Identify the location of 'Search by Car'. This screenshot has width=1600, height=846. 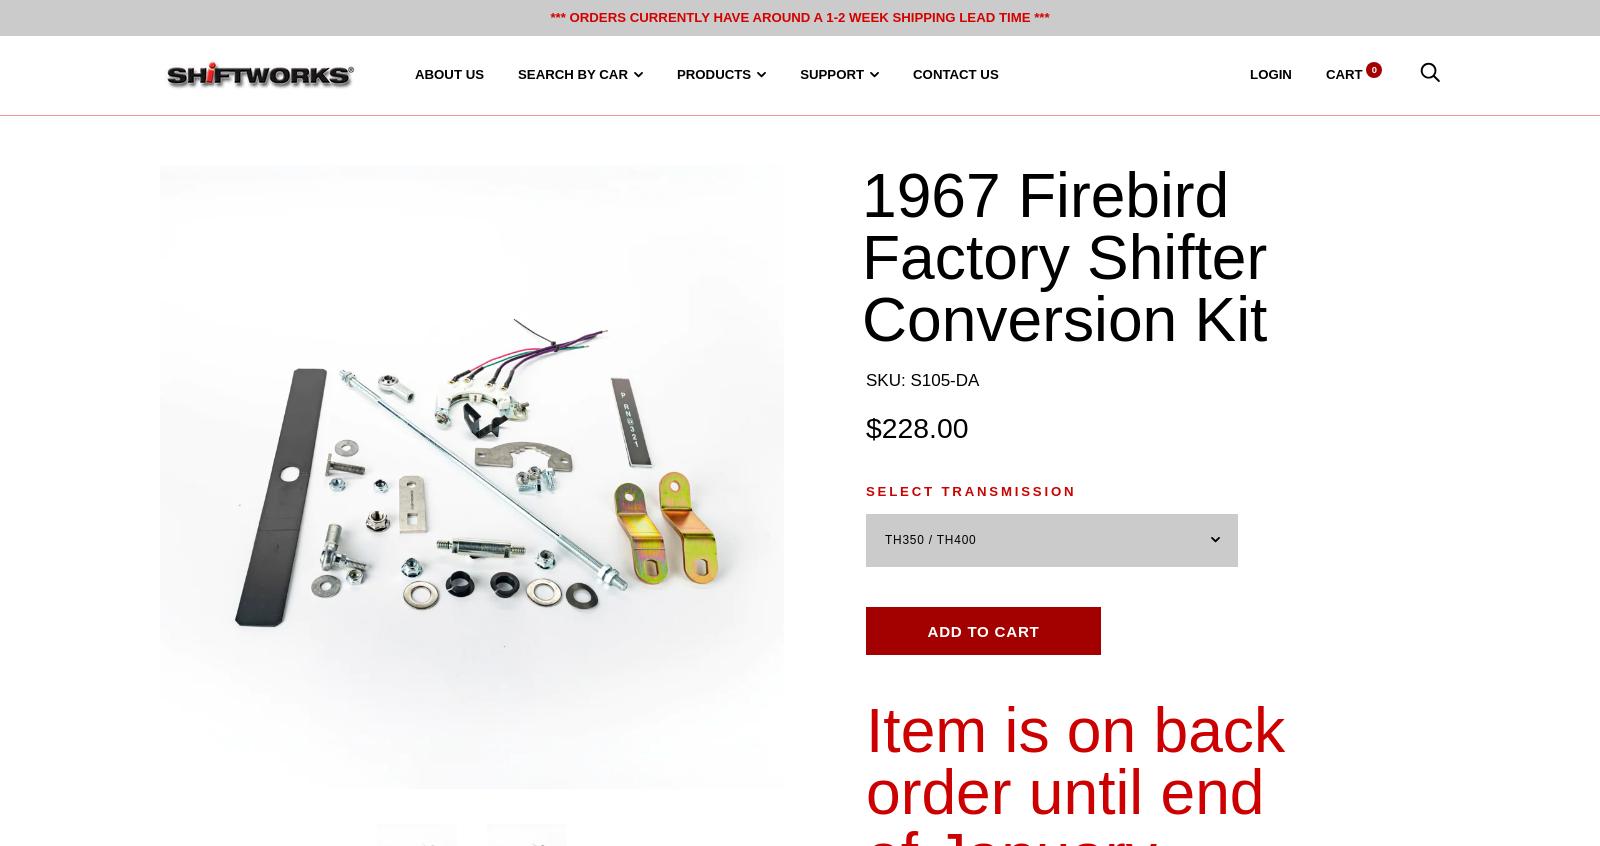
(571, 74).